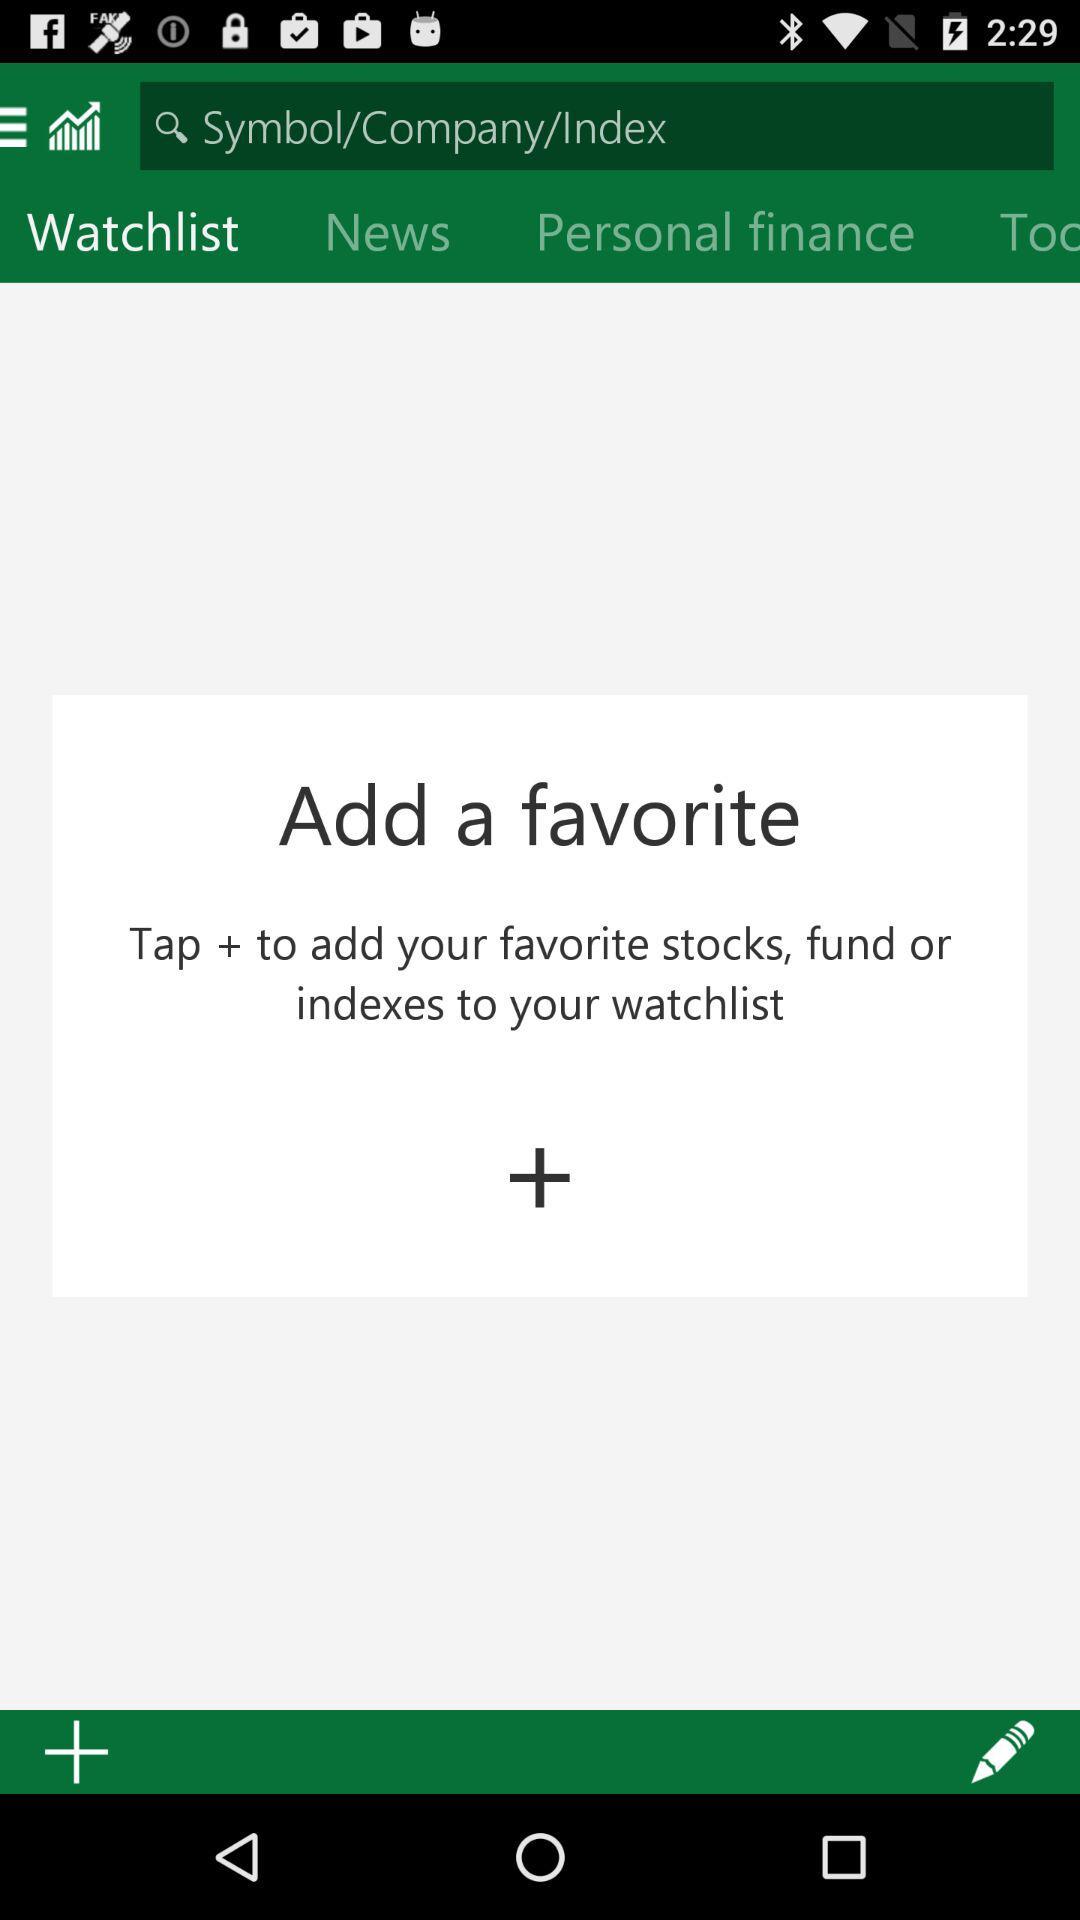 This screenshot has height=1920, width=1080. What do you see at coordinates (1003, 1751) in the screenshot?
I see `the item at the bottom right corner` at bounding box center [1003, 1751].